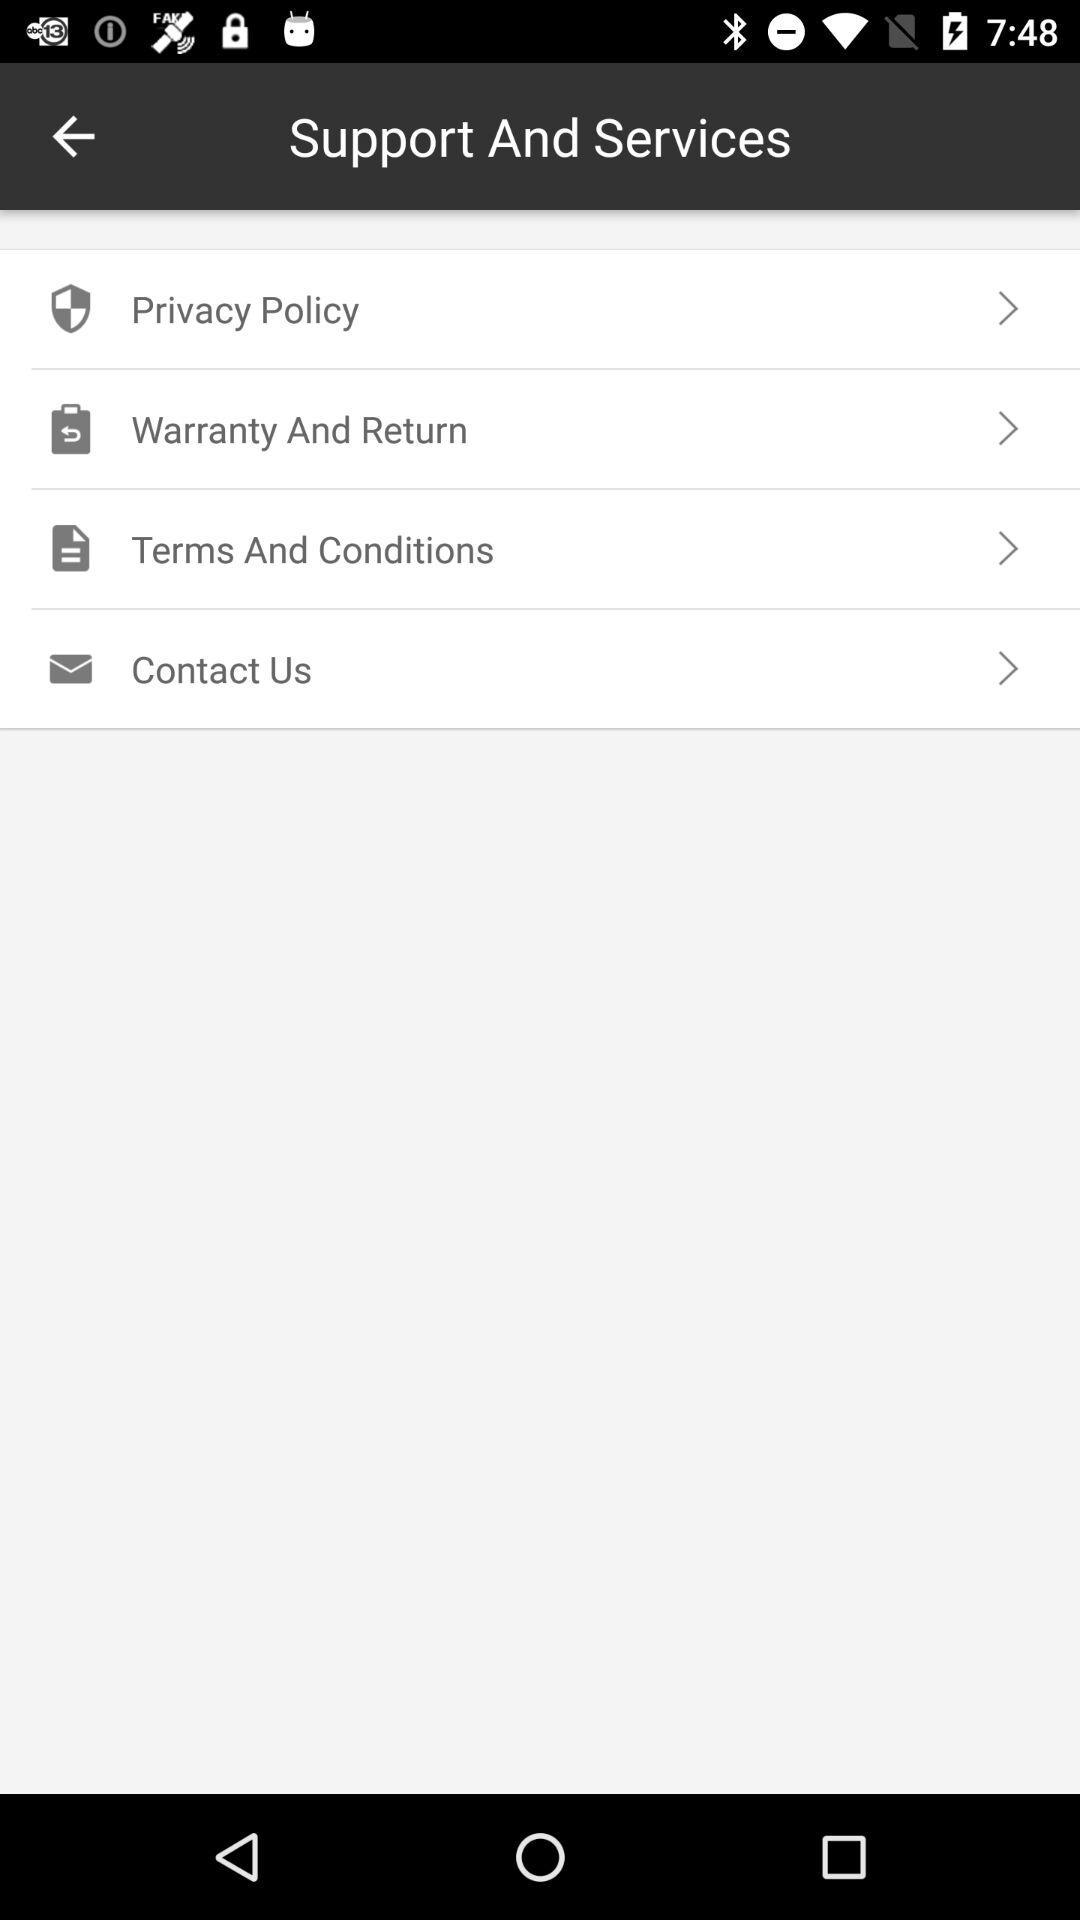 This screenshot has width=1080, height=1920. I want to click on item to the left of the support and services, so click(72, 135).